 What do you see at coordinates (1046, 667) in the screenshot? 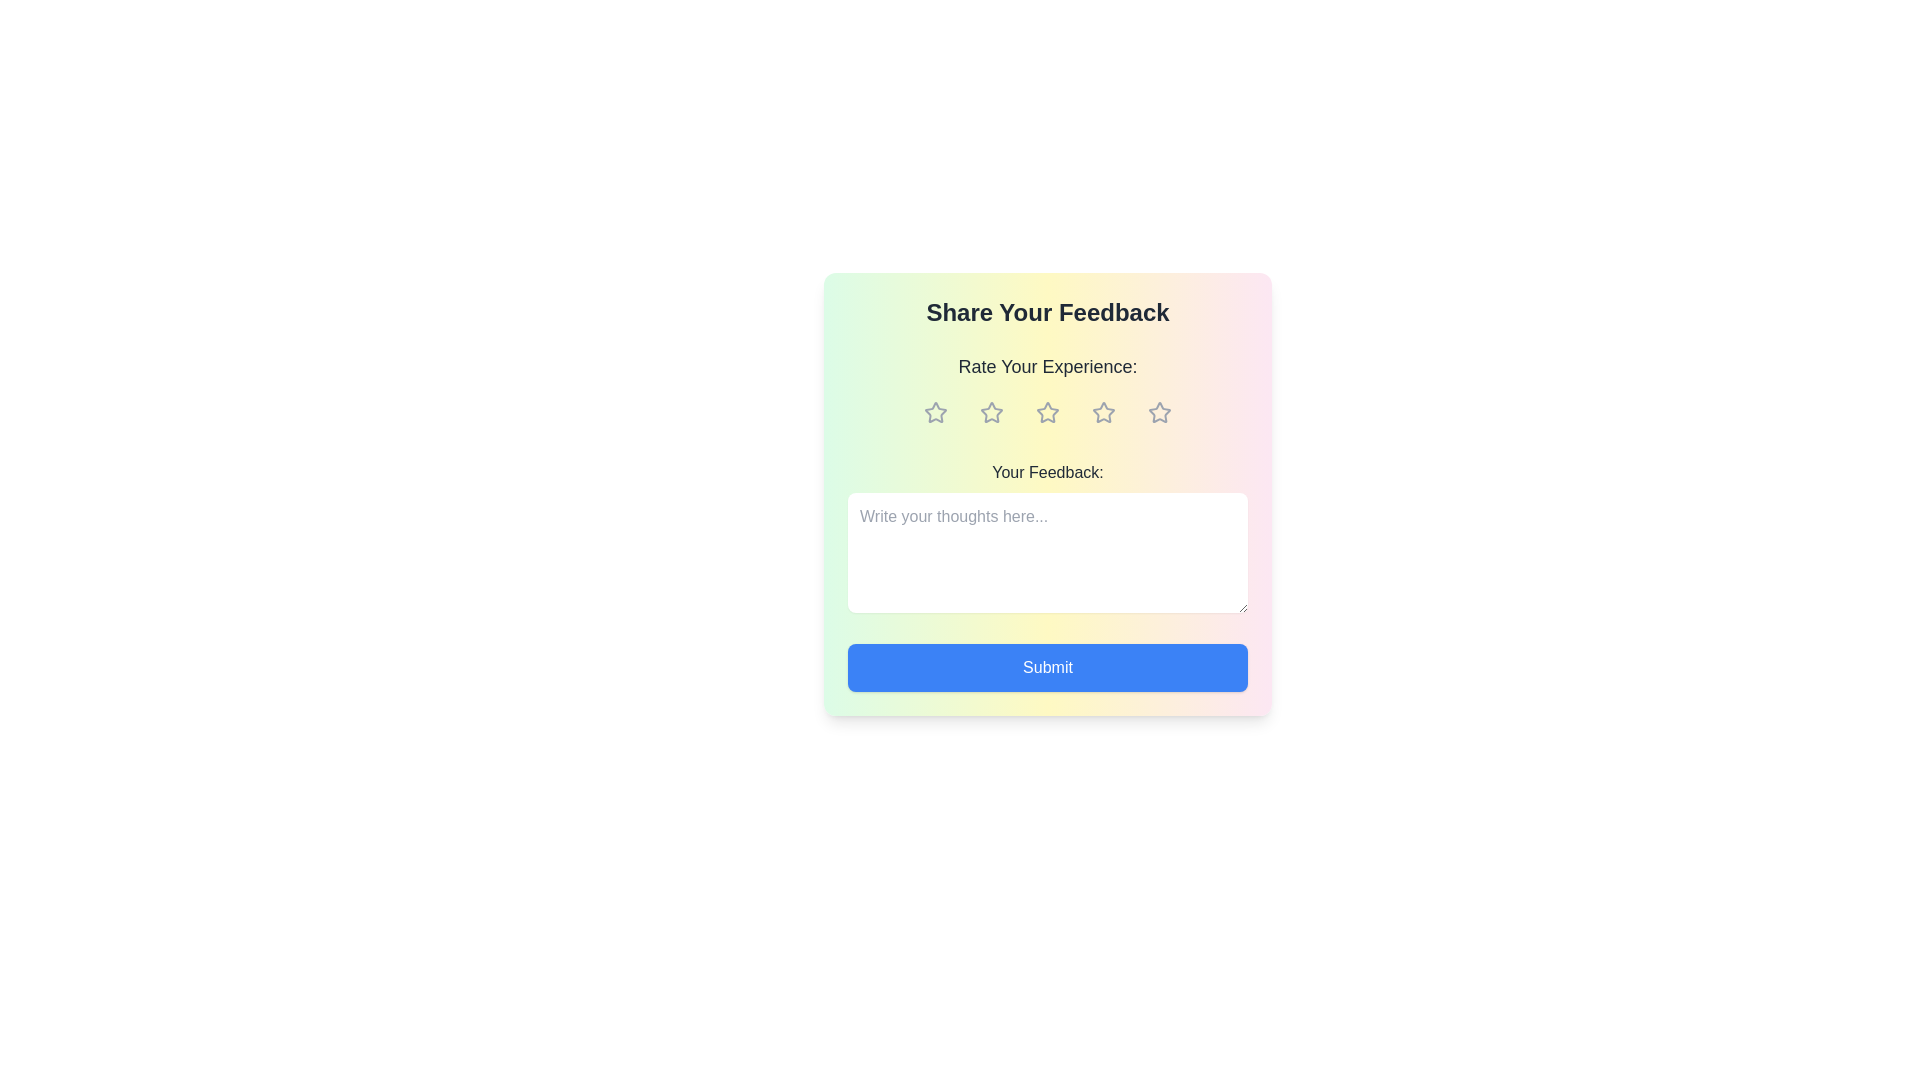
I see `the blue 'Submit' button with white text at the bottom of the feedback form` at bounding box center [1046, 667].